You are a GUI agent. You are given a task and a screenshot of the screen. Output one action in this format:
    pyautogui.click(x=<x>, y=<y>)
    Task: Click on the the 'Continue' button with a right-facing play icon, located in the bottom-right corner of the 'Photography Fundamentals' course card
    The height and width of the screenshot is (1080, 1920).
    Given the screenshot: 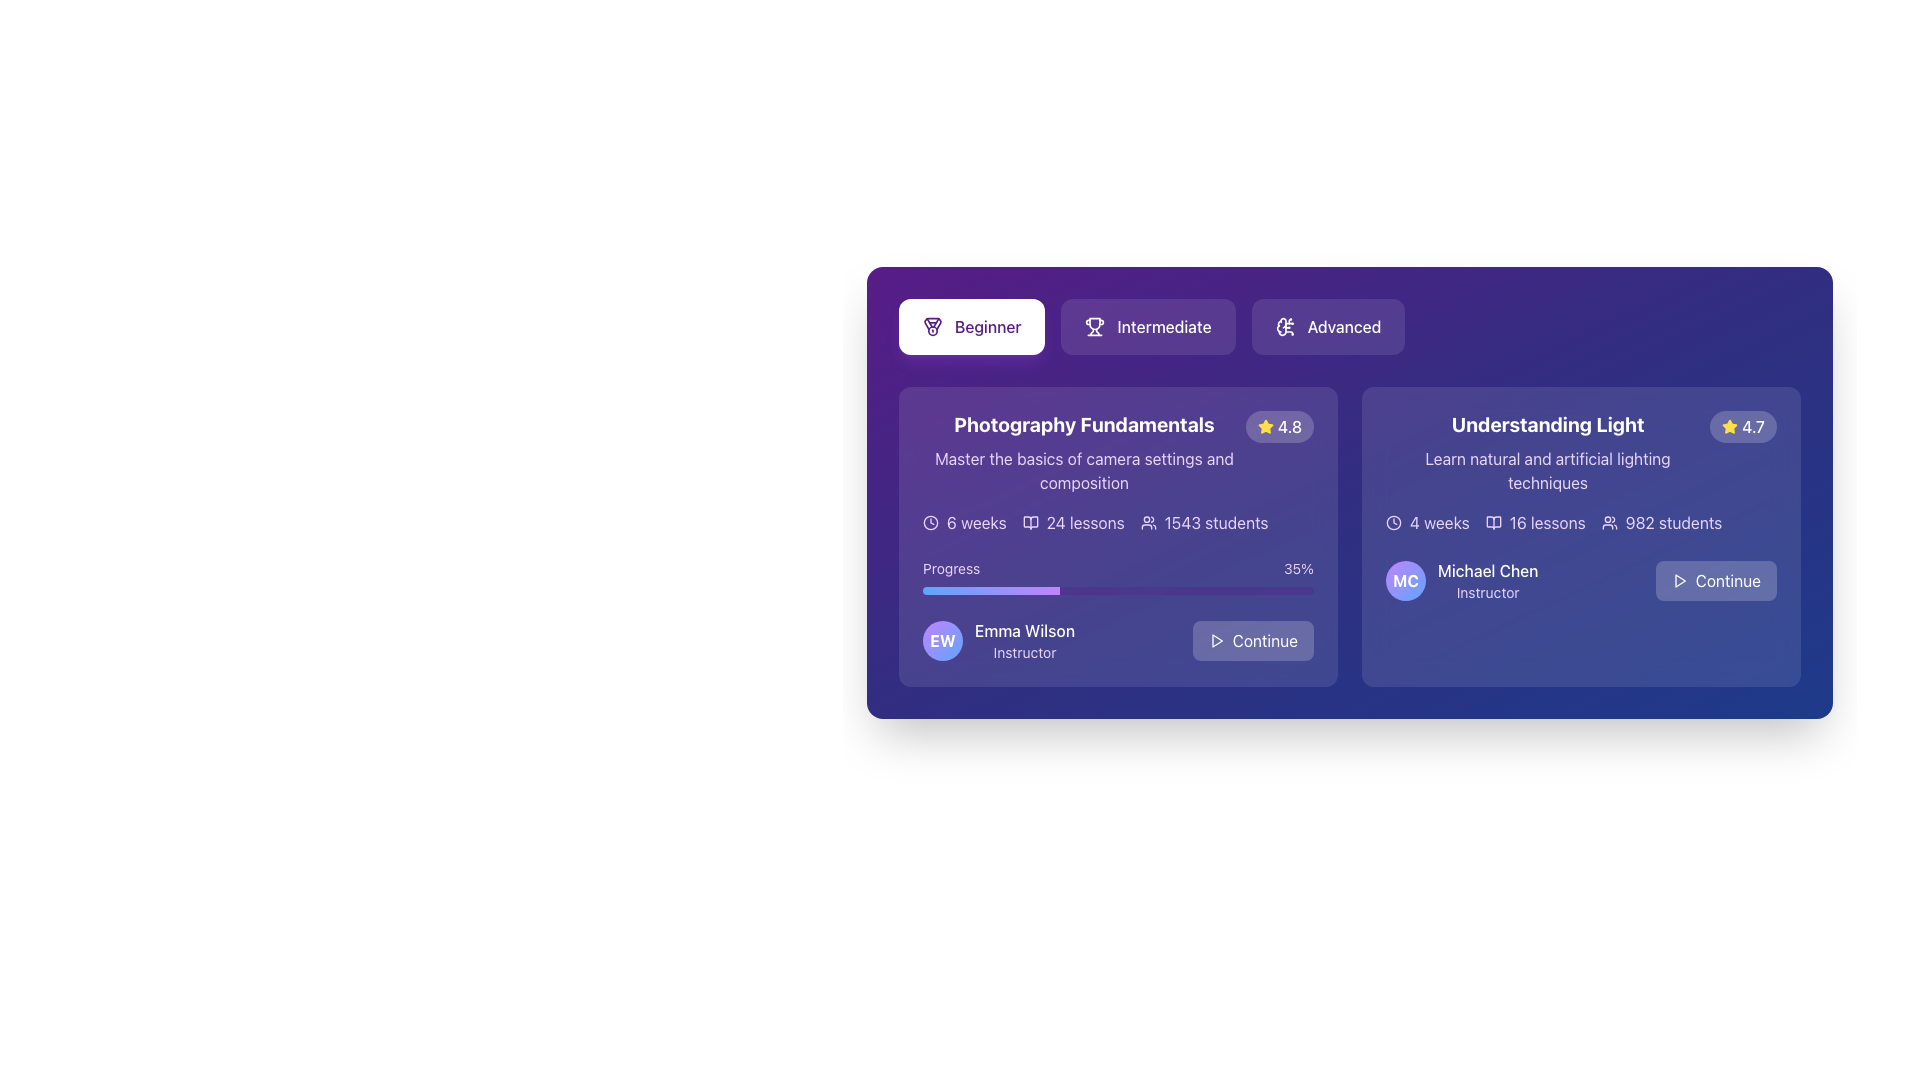 What is the action you would take?
    pyautogui.click(x=1252, y=640)
    